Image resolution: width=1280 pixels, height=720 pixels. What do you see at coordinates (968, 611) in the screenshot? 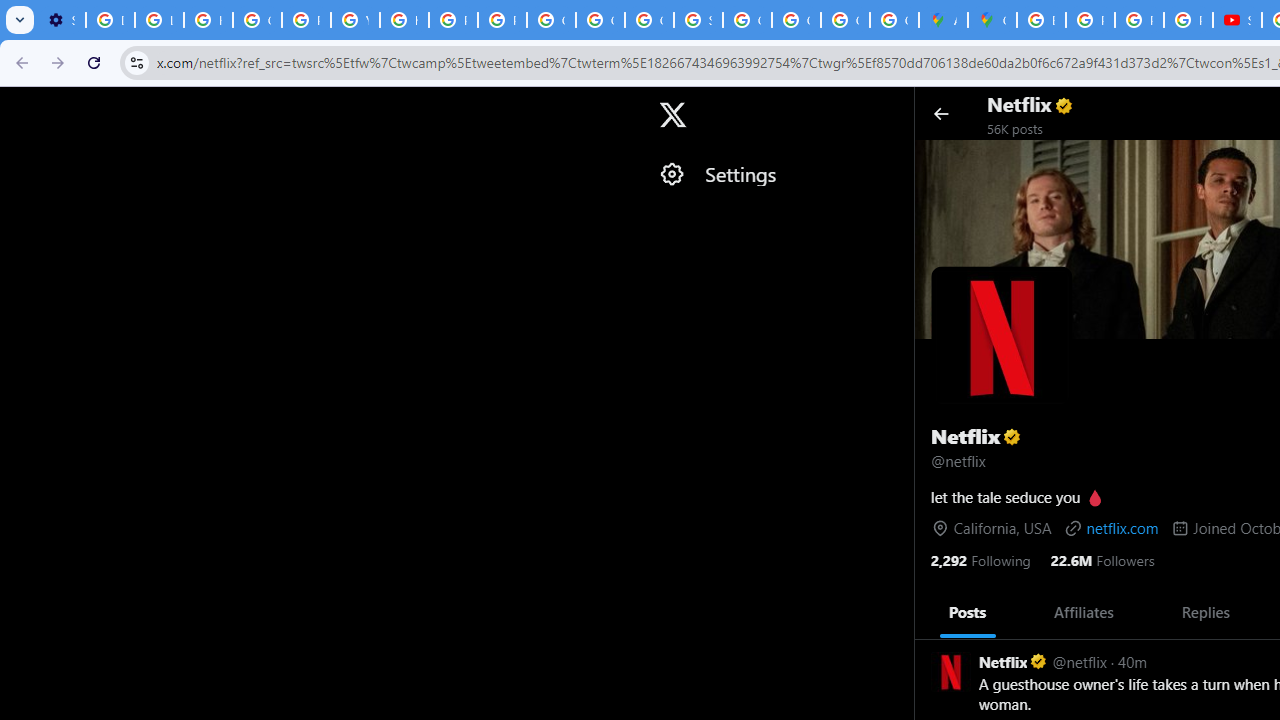
I see `'Posts'` at bounding box center [968, 611].